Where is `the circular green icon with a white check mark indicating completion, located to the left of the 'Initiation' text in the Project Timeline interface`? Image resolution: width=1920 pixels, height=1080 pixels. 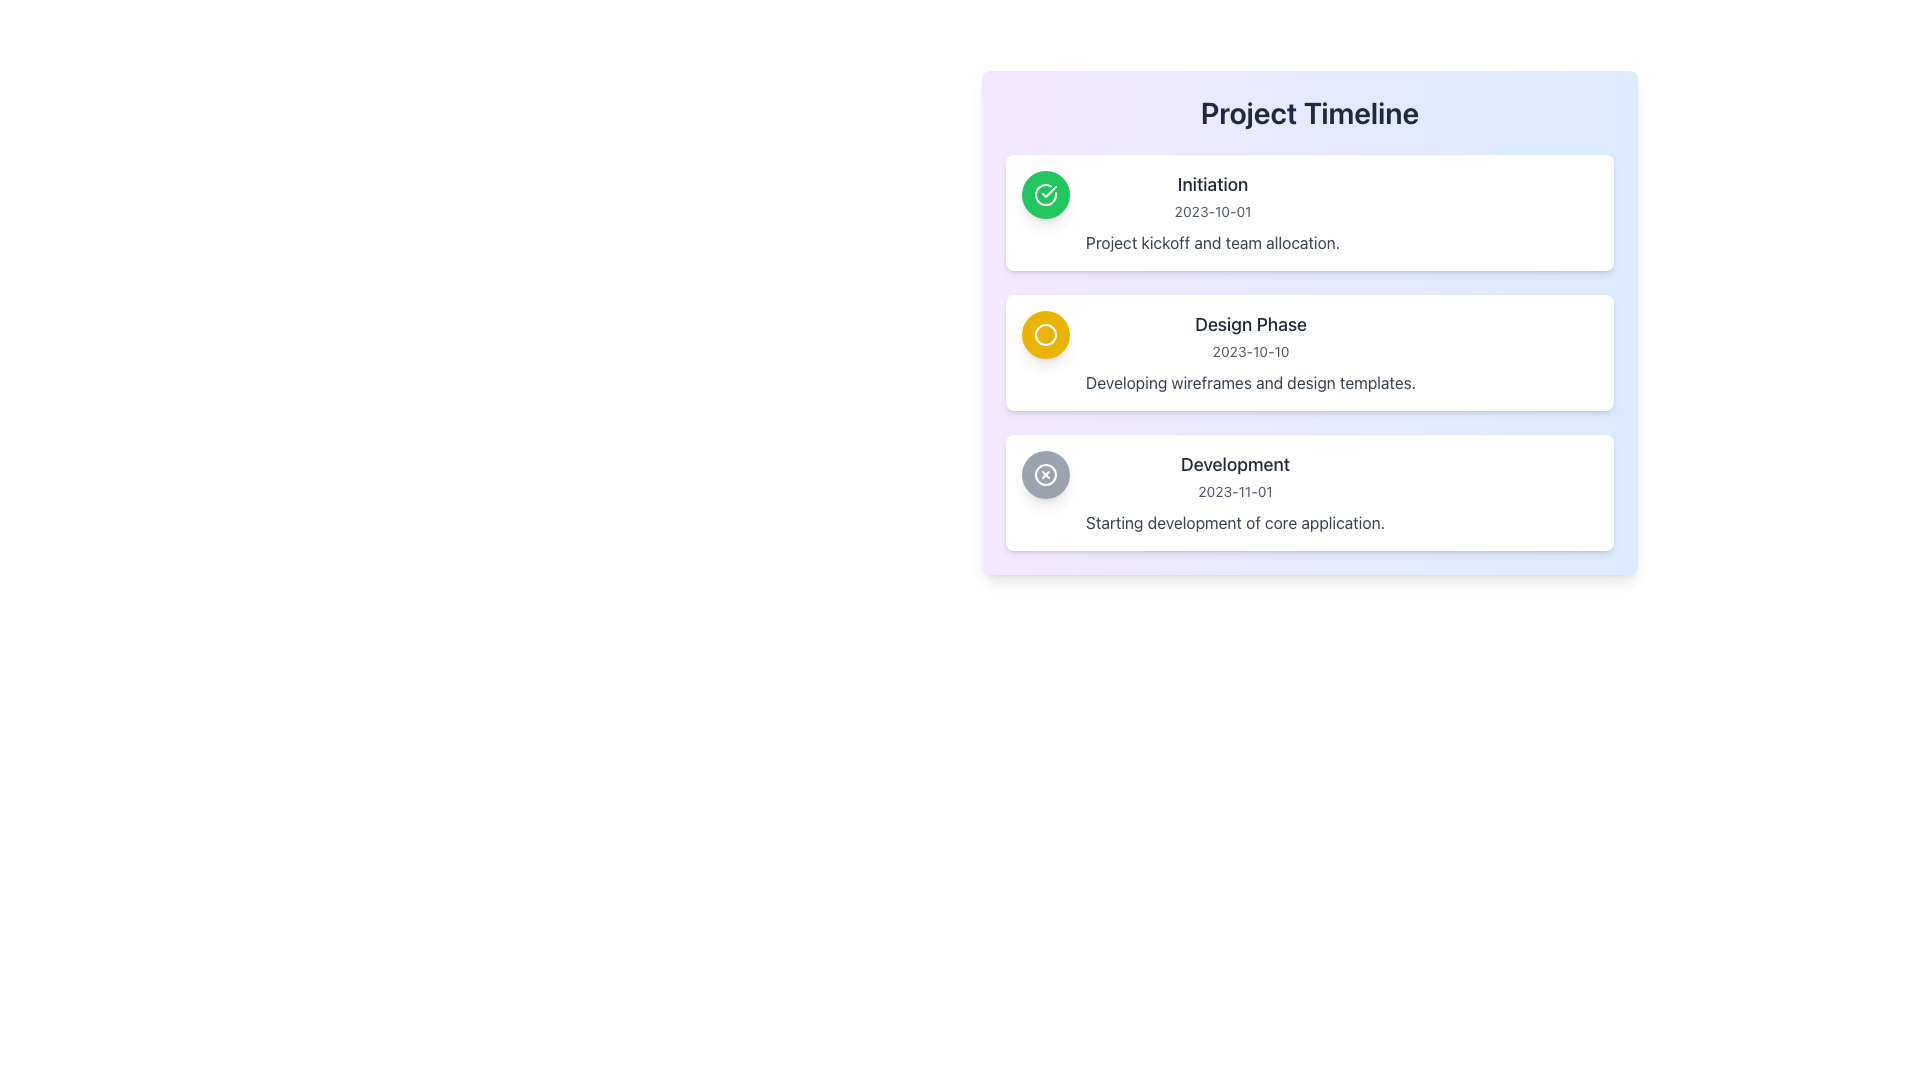 the circular green icon with a white check mark indicating completion, located to the left of the 'Initiation' text in the Project Timeline interface is located at coordinates (1045, 195).